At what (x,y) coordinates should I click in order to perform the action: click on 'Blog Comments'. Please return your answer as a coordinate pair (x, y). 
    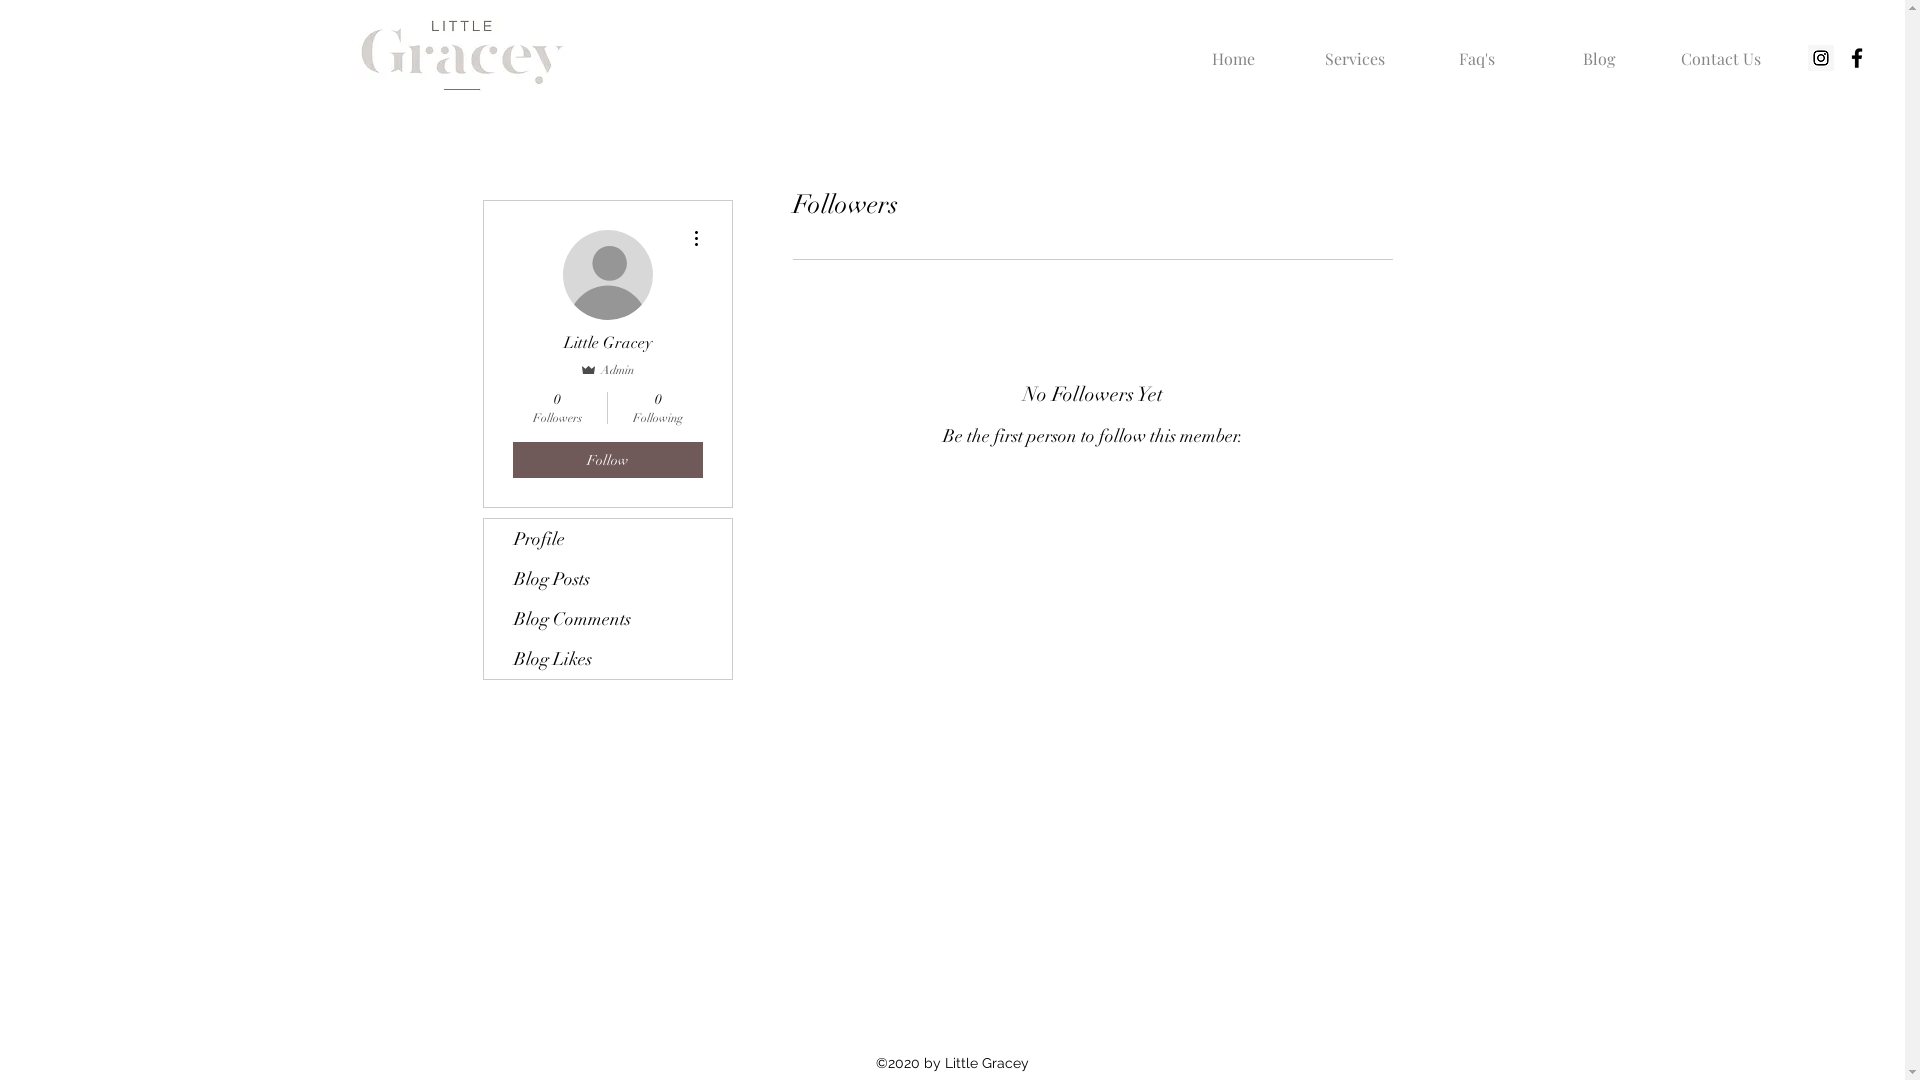
    Looking at the image, I should click on (484, 617).